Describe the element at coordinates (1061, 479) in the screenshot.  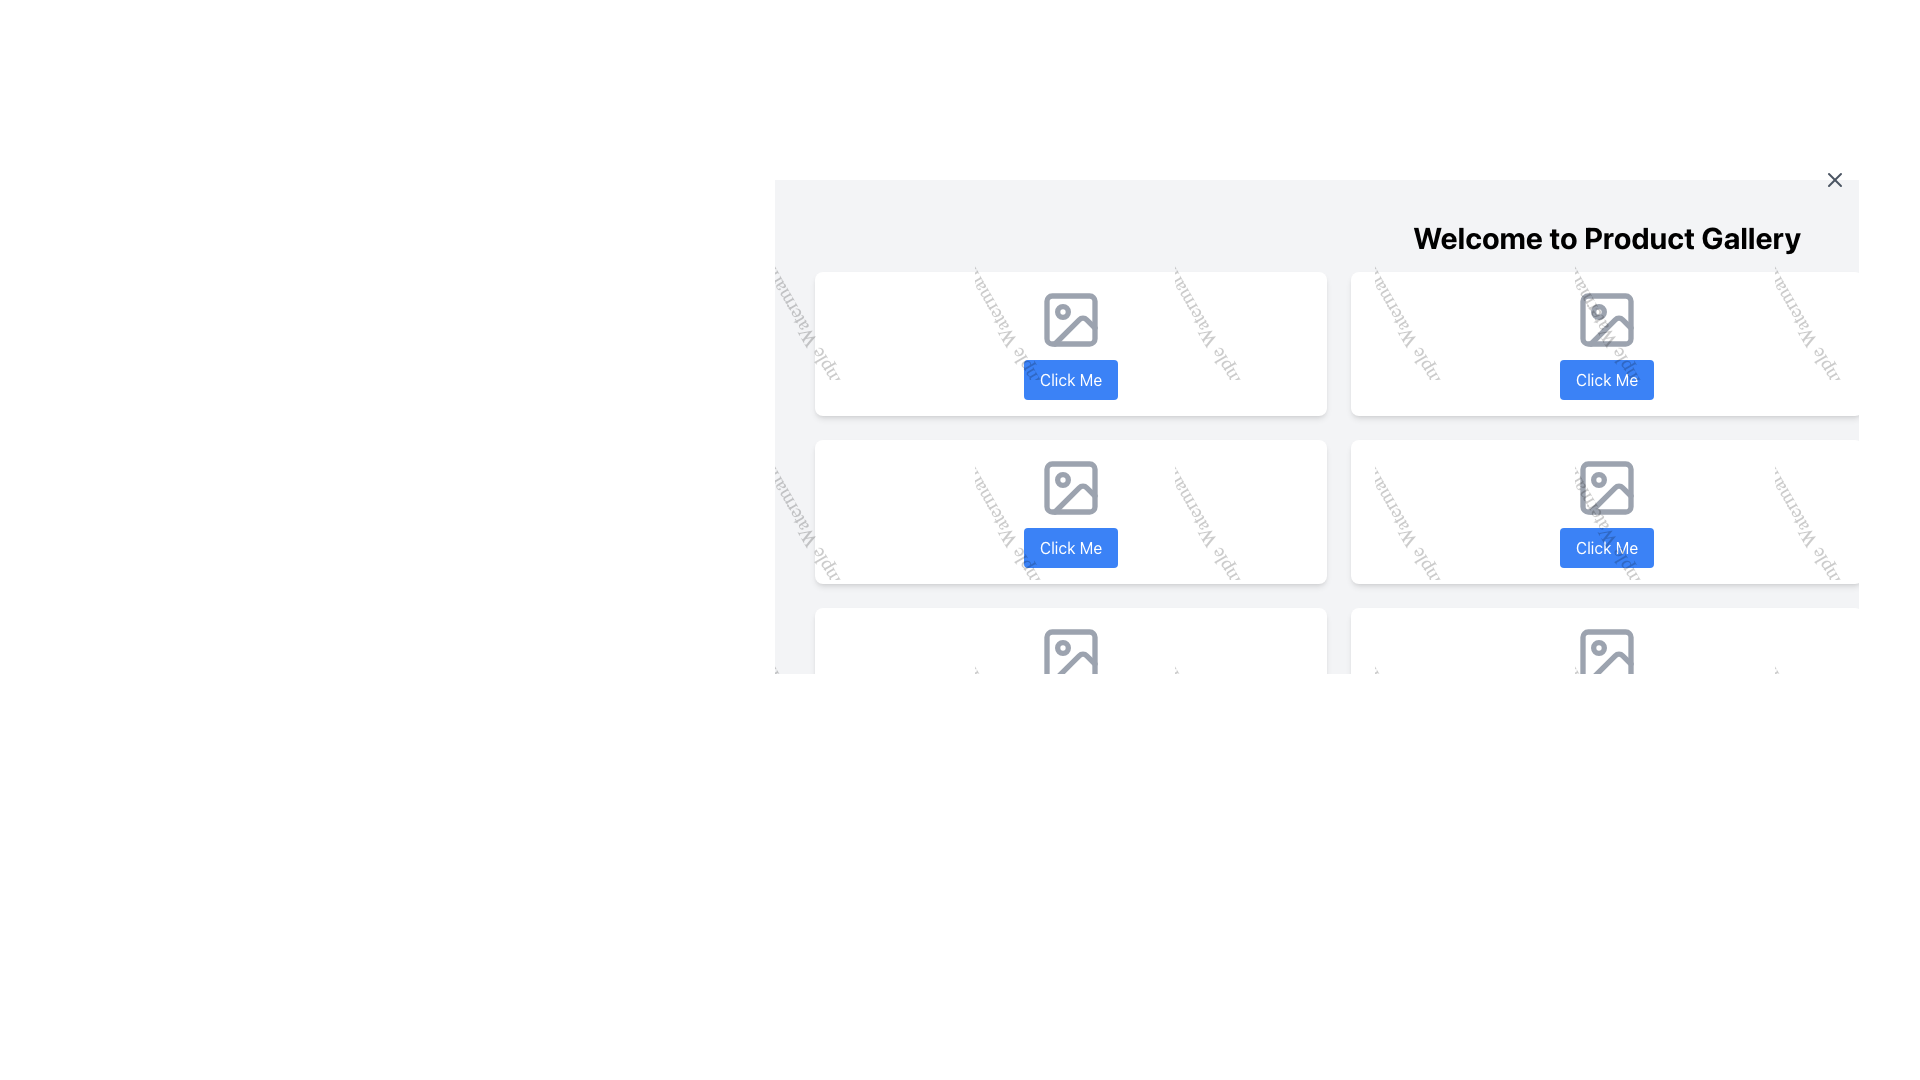
I see `the decorative graphic shape located in the second image placeholder of the second row in the grid layout` at that location.